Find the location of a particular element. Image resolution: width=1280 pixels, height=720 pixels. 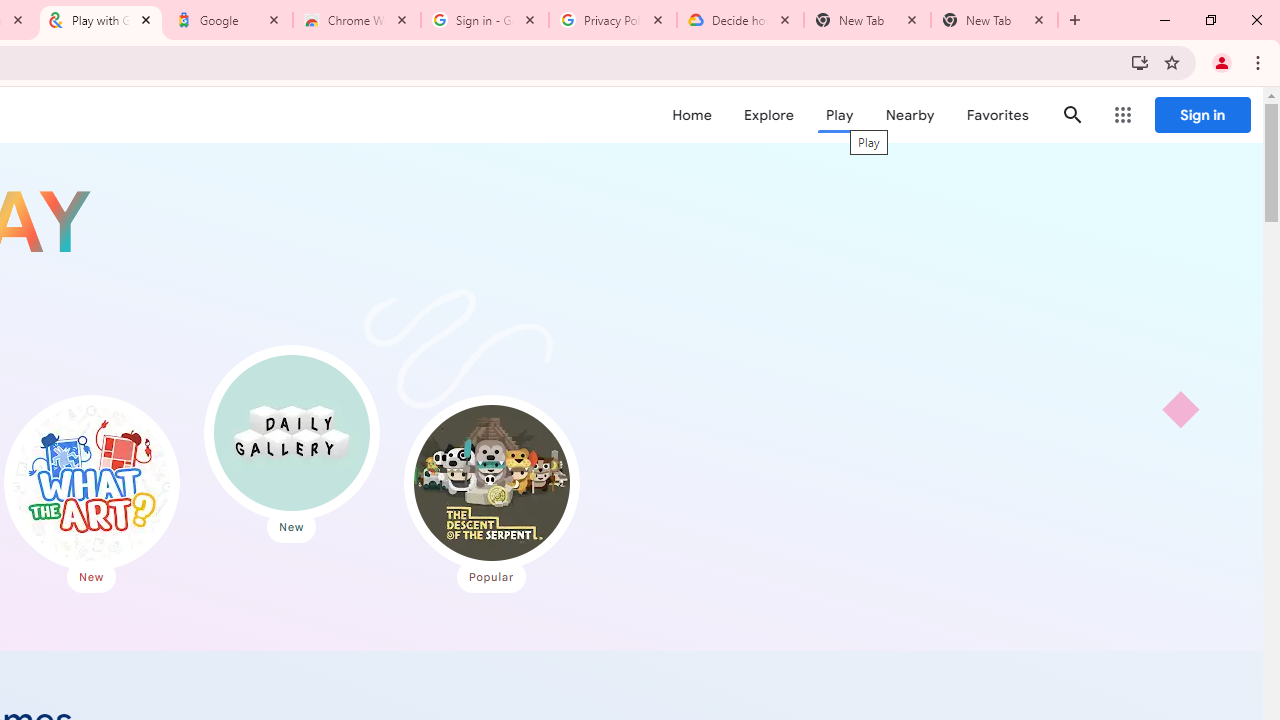

'Sign in - Google Accounts' is located at coordinates (485, 20).